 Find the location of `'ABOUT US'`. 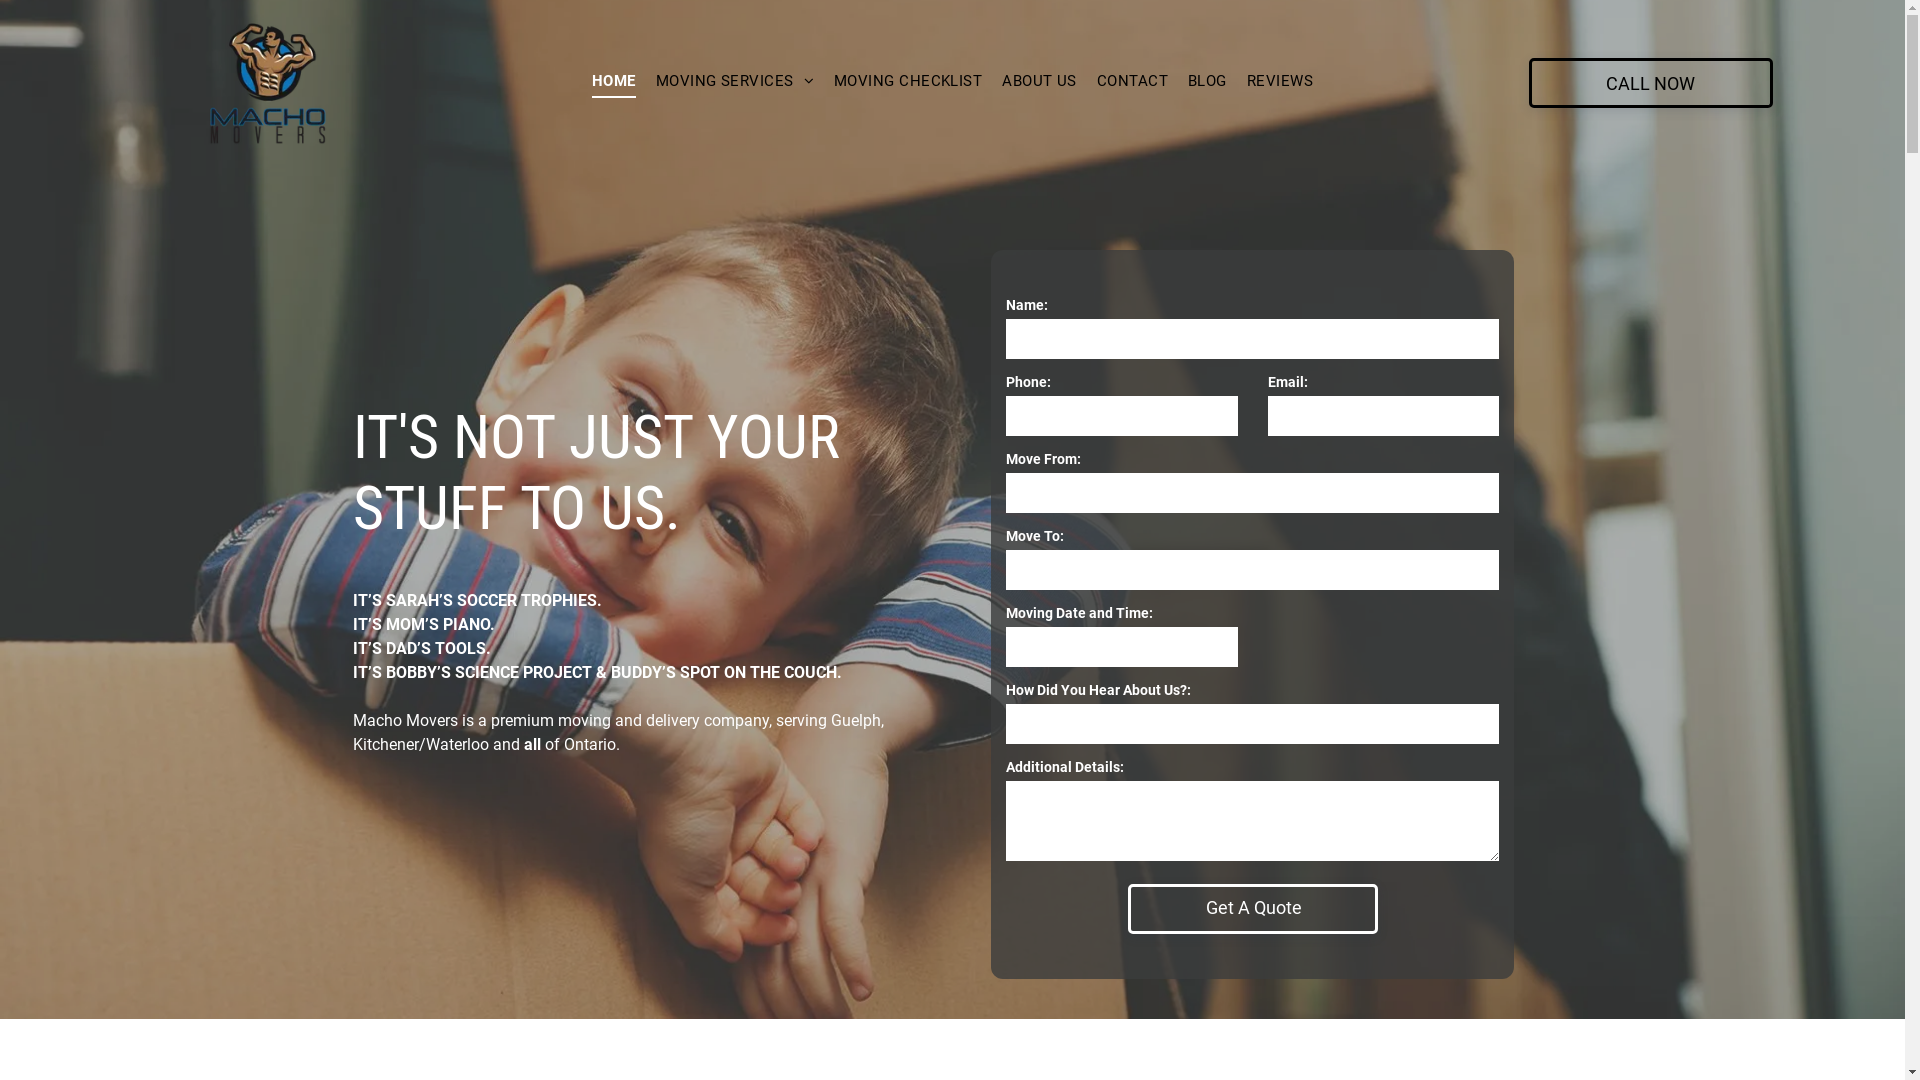

'ABOUT US' is located at coordinates (992, 80).